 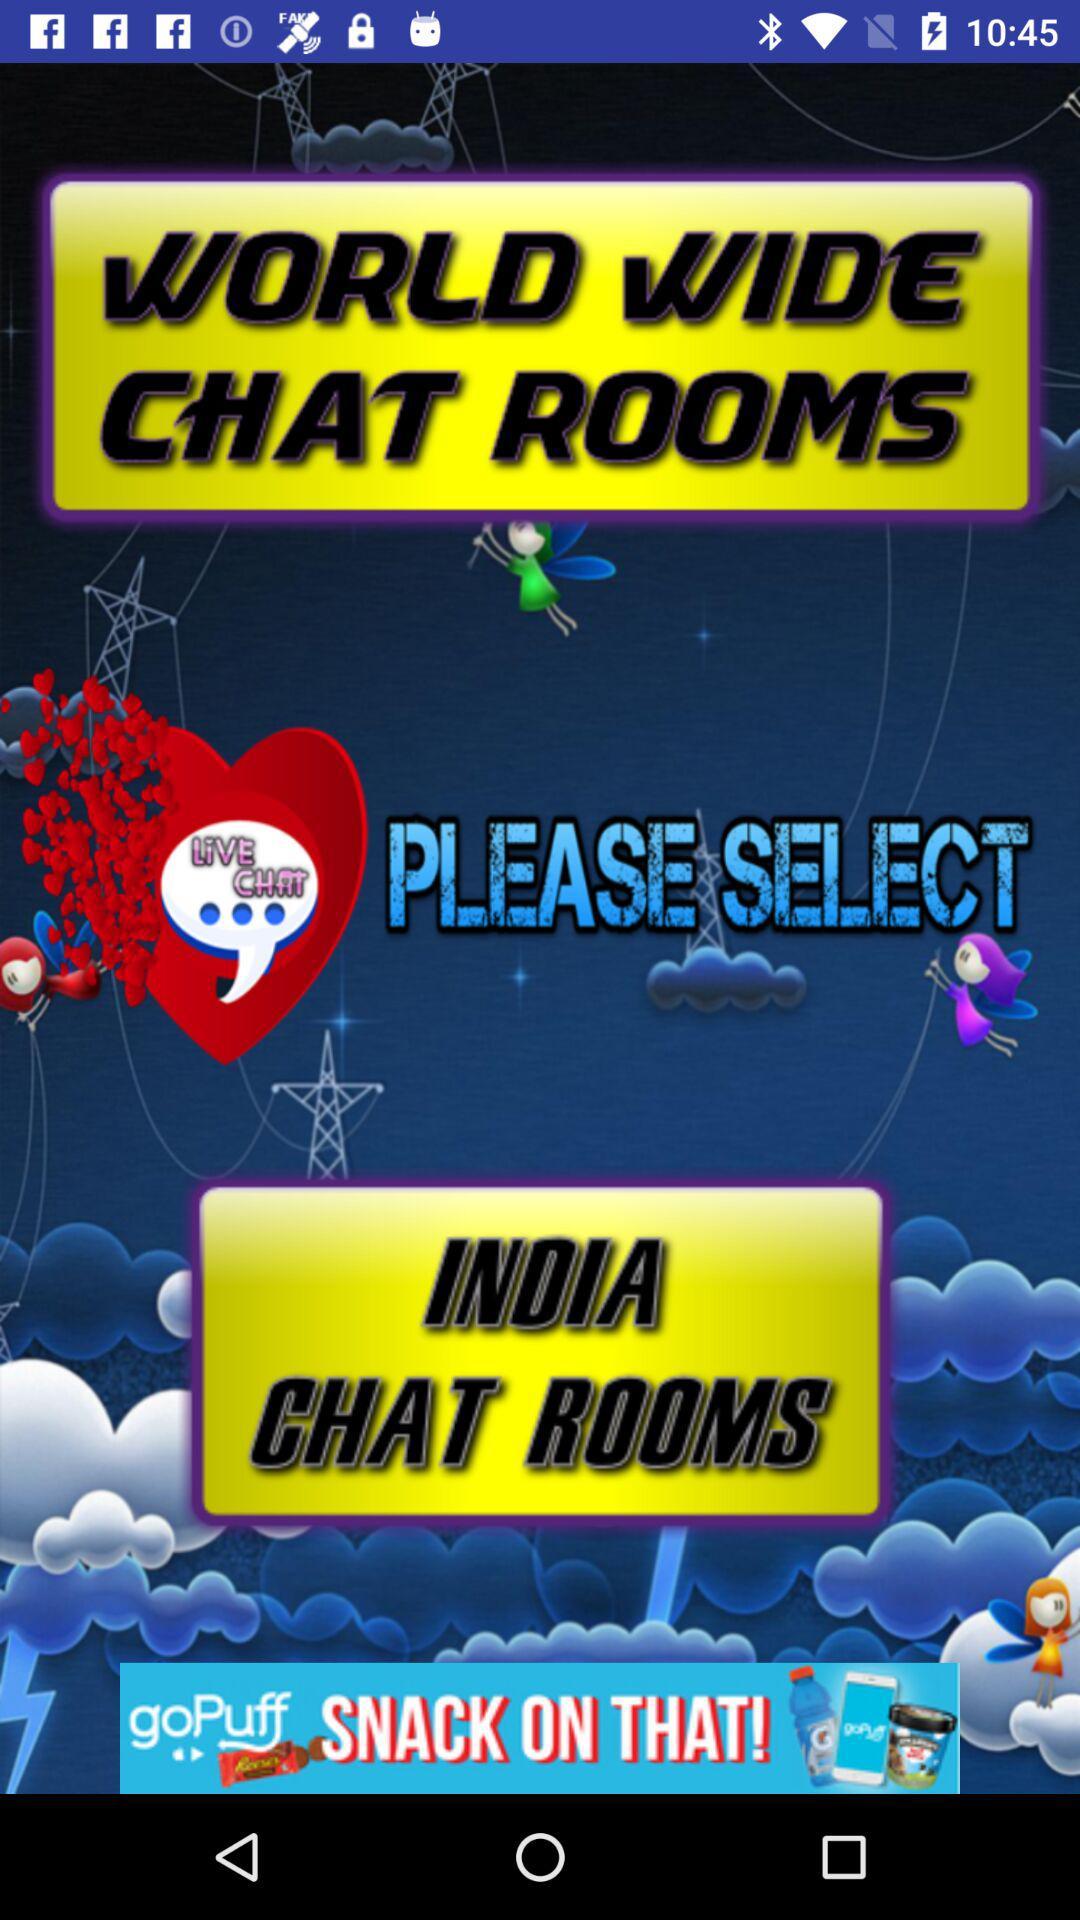 I want to click on start chat option, so click(x=538, y=1352).